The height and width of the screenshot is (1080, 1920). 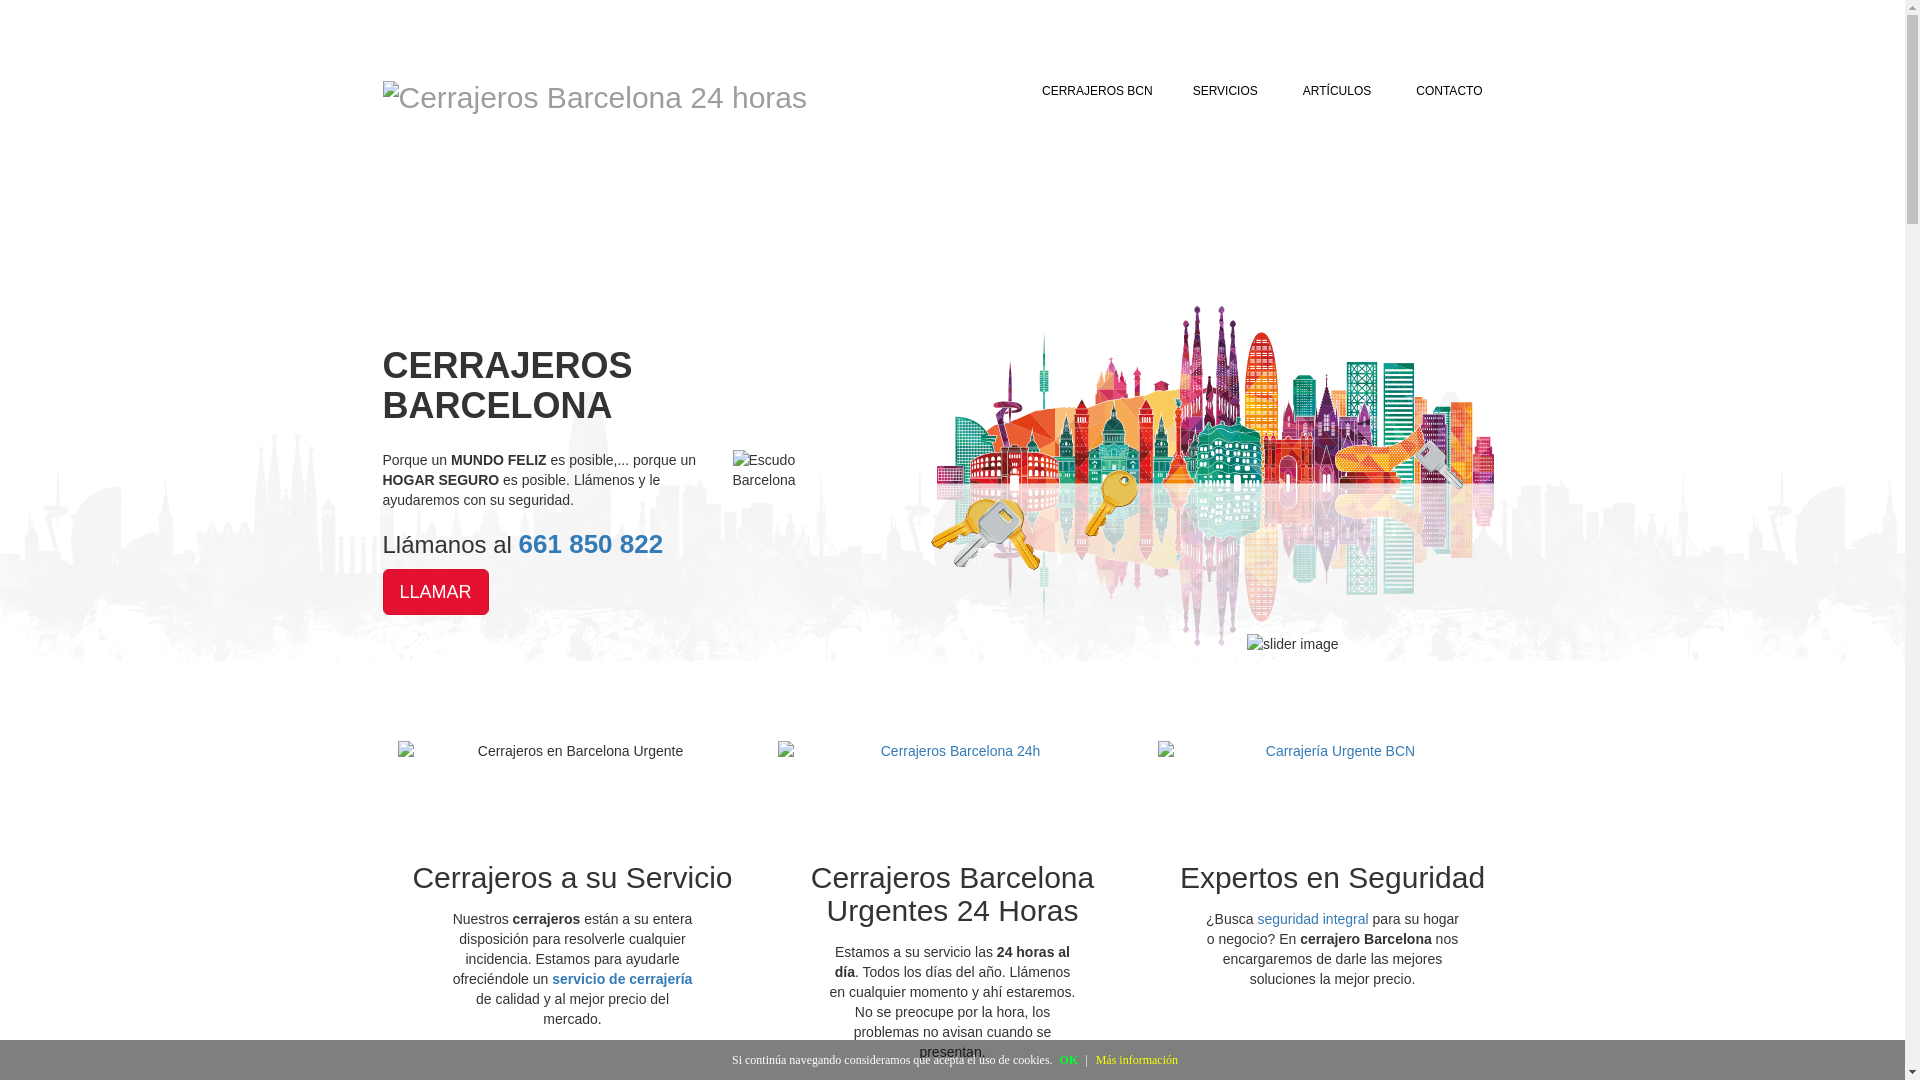 What do you see at coordinates (1449, 91) in the screenshot?
I see `'CONTACTO'` at bounding box center [1449, 91].